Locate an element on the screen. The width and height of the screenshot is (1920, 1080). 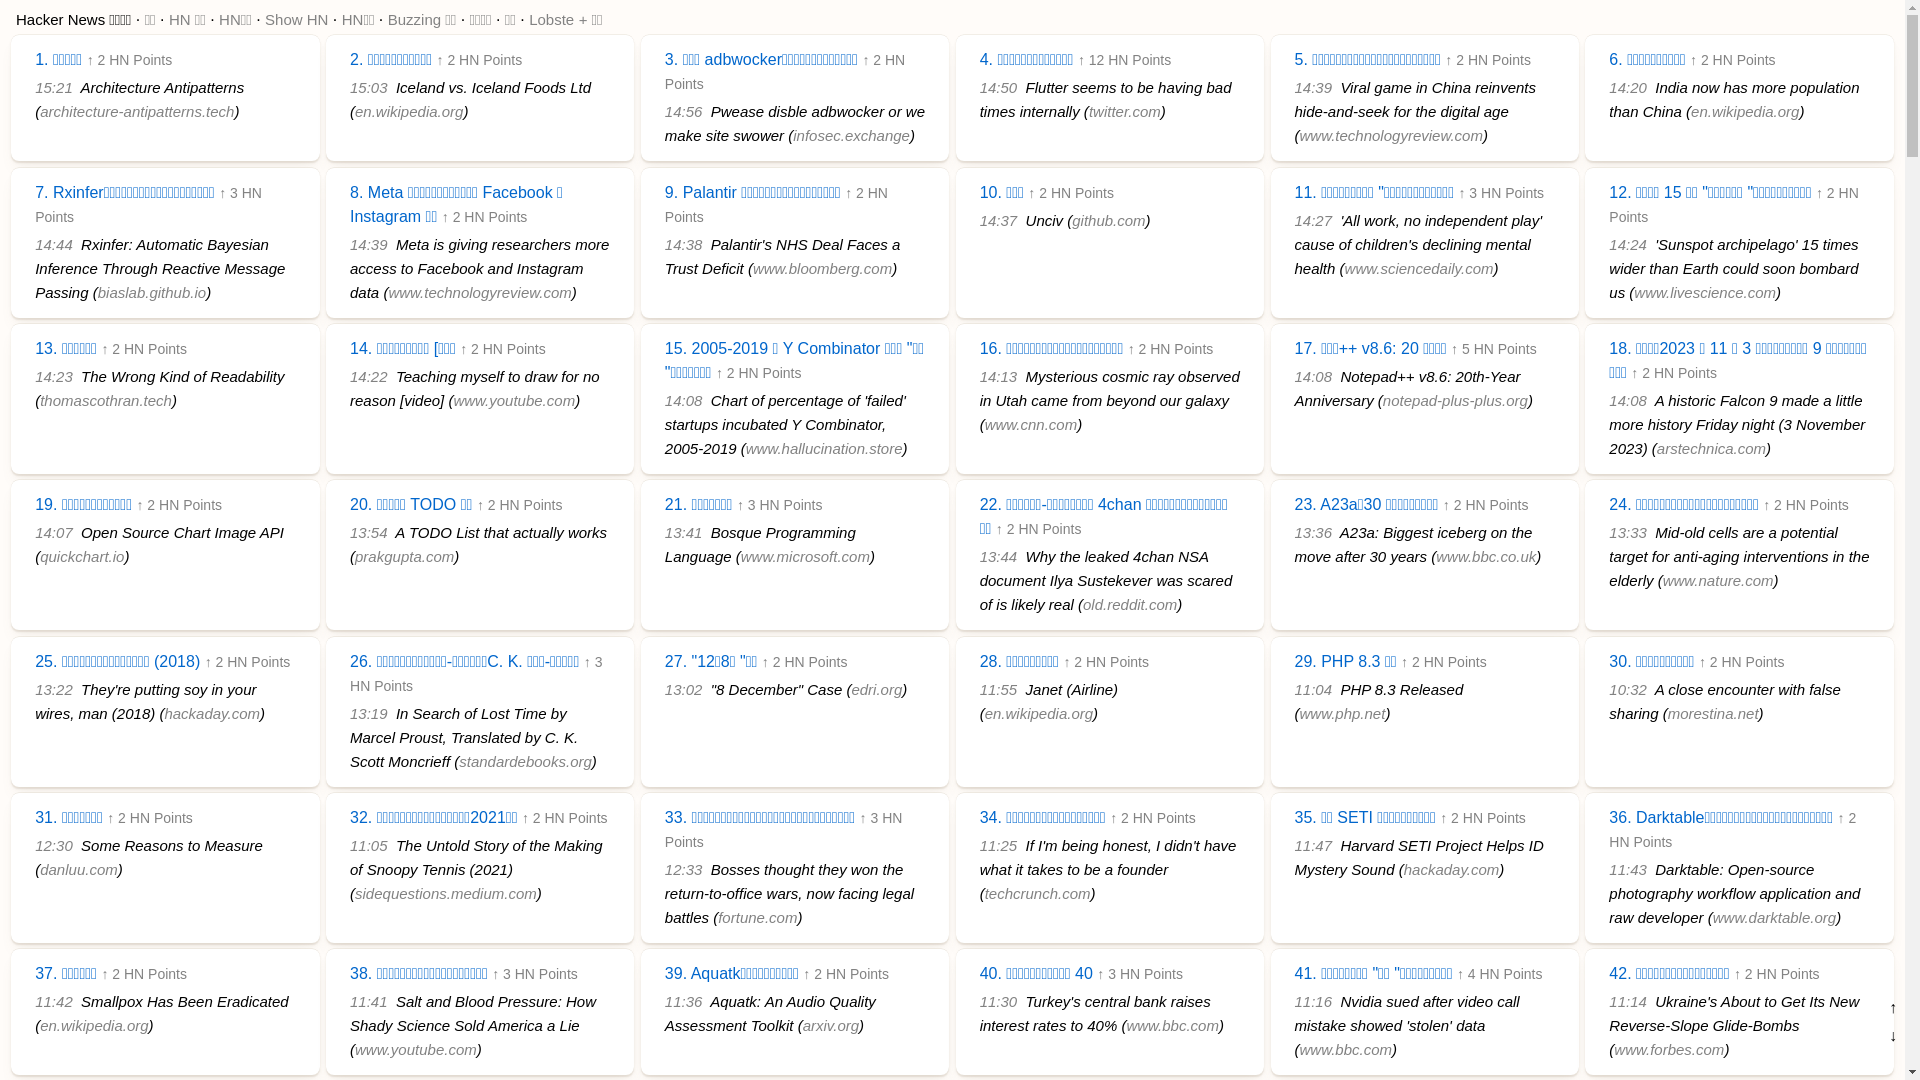
'www.bloomberg.com' is located at coordinates (822, 267).